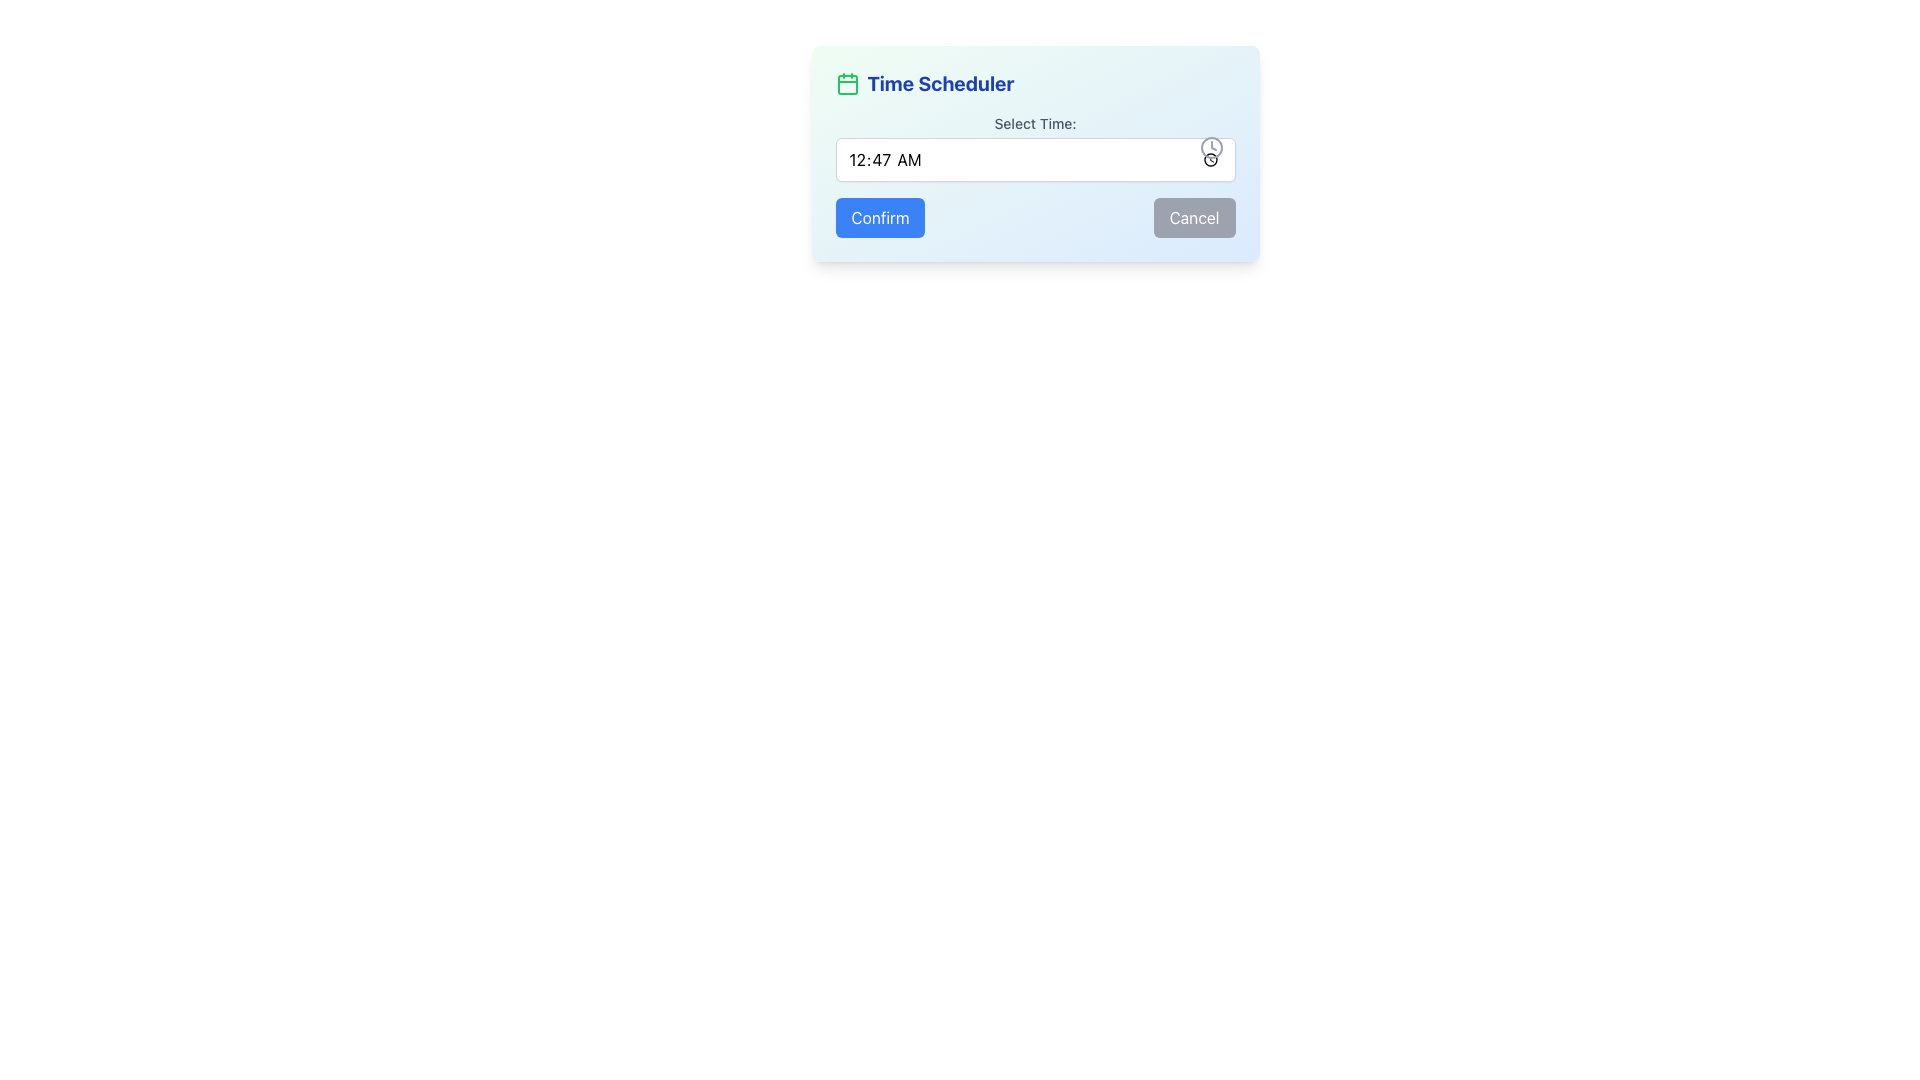 The image size is (1920, 1080). Describe the element at coordinates (1210, 146) in the screenshot. I see `the clock icon with a minimalistic black outline, located on the far right side of the input field labeled 'Select Time:', next to the text '12:47 AM'` at that location.